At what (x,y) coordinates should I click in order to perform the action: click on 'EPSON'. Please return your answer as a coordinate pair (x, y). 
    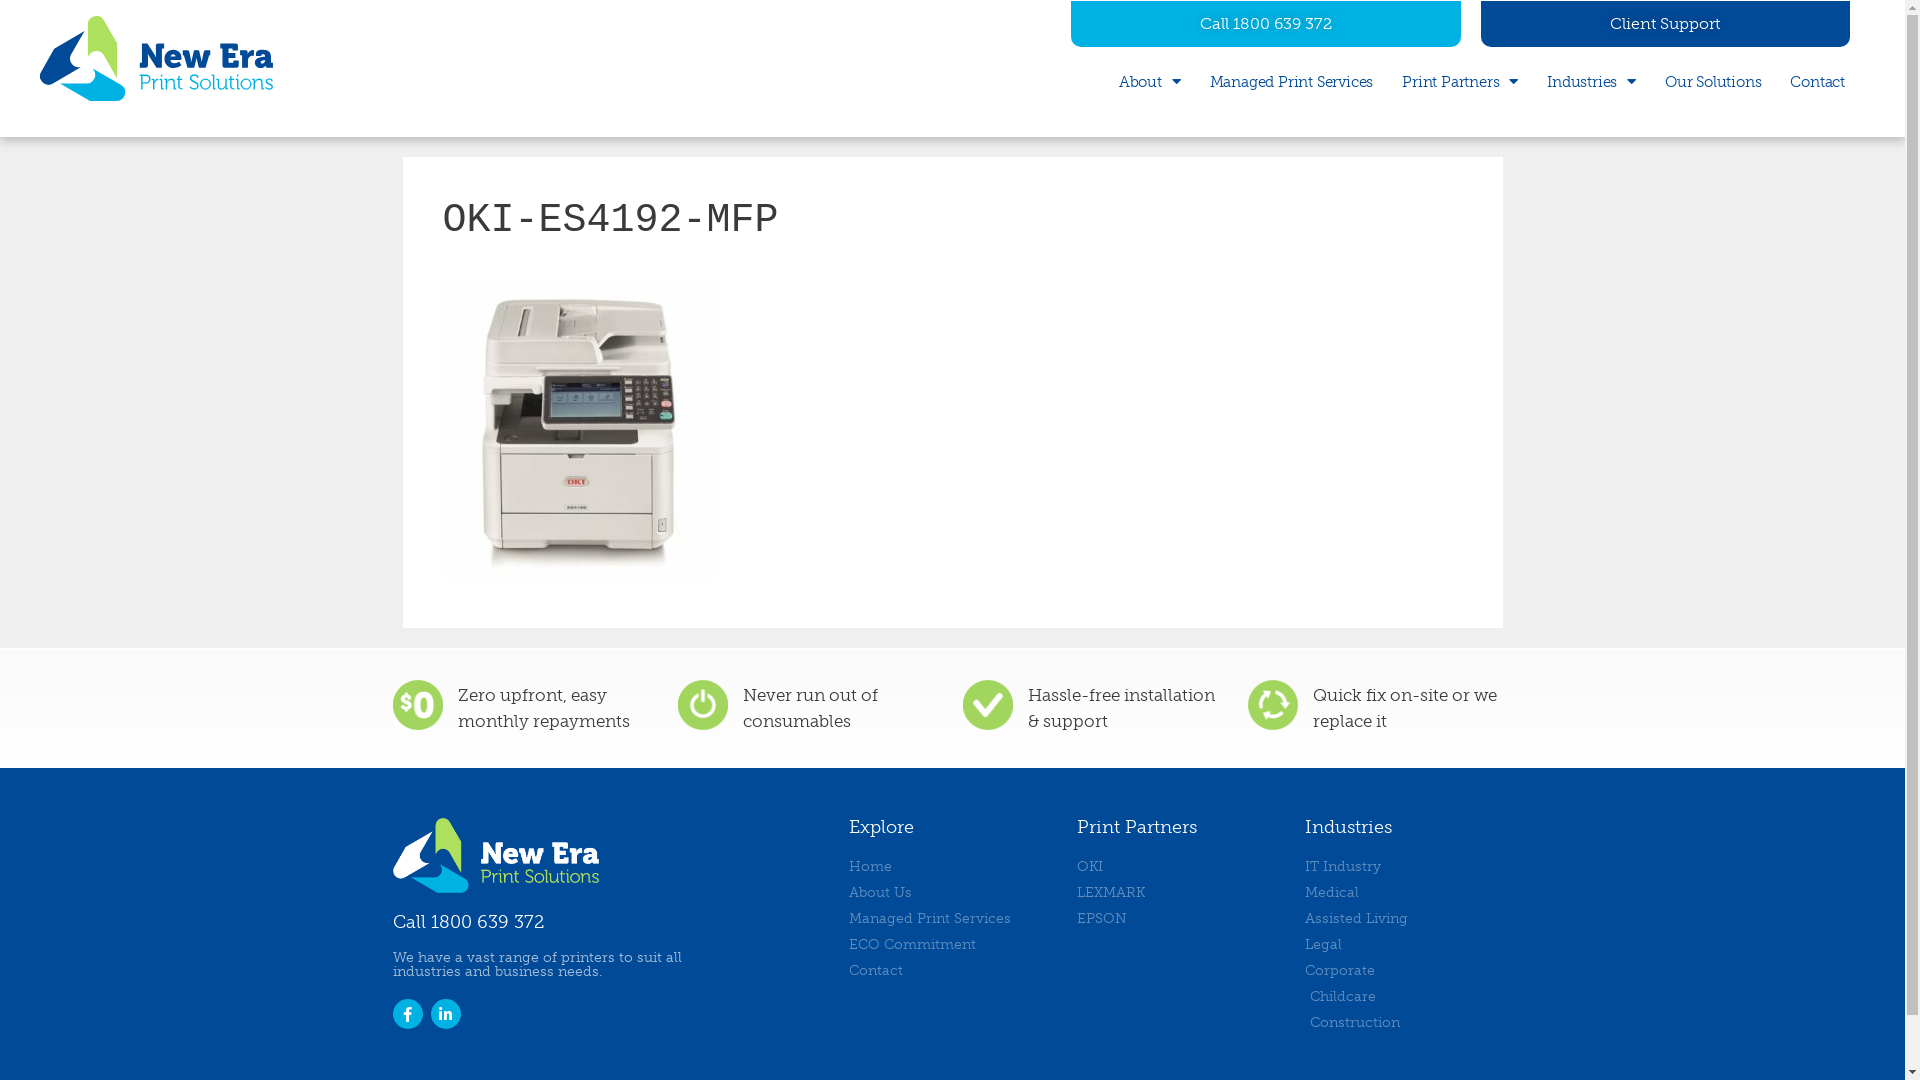
    Looking at the image, I should click on (1180, 918).